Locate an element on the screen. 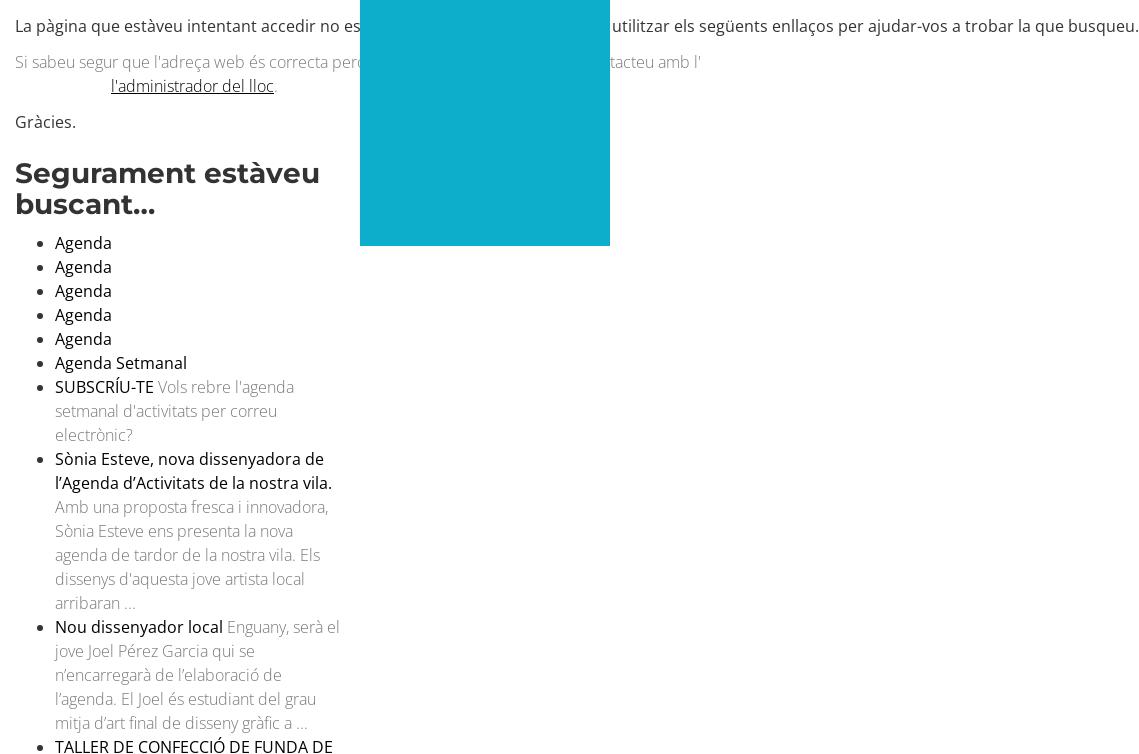 This screenshot has width=1139, height=754. 'l'administrador del lloc' is located at coordinates (191, 84).